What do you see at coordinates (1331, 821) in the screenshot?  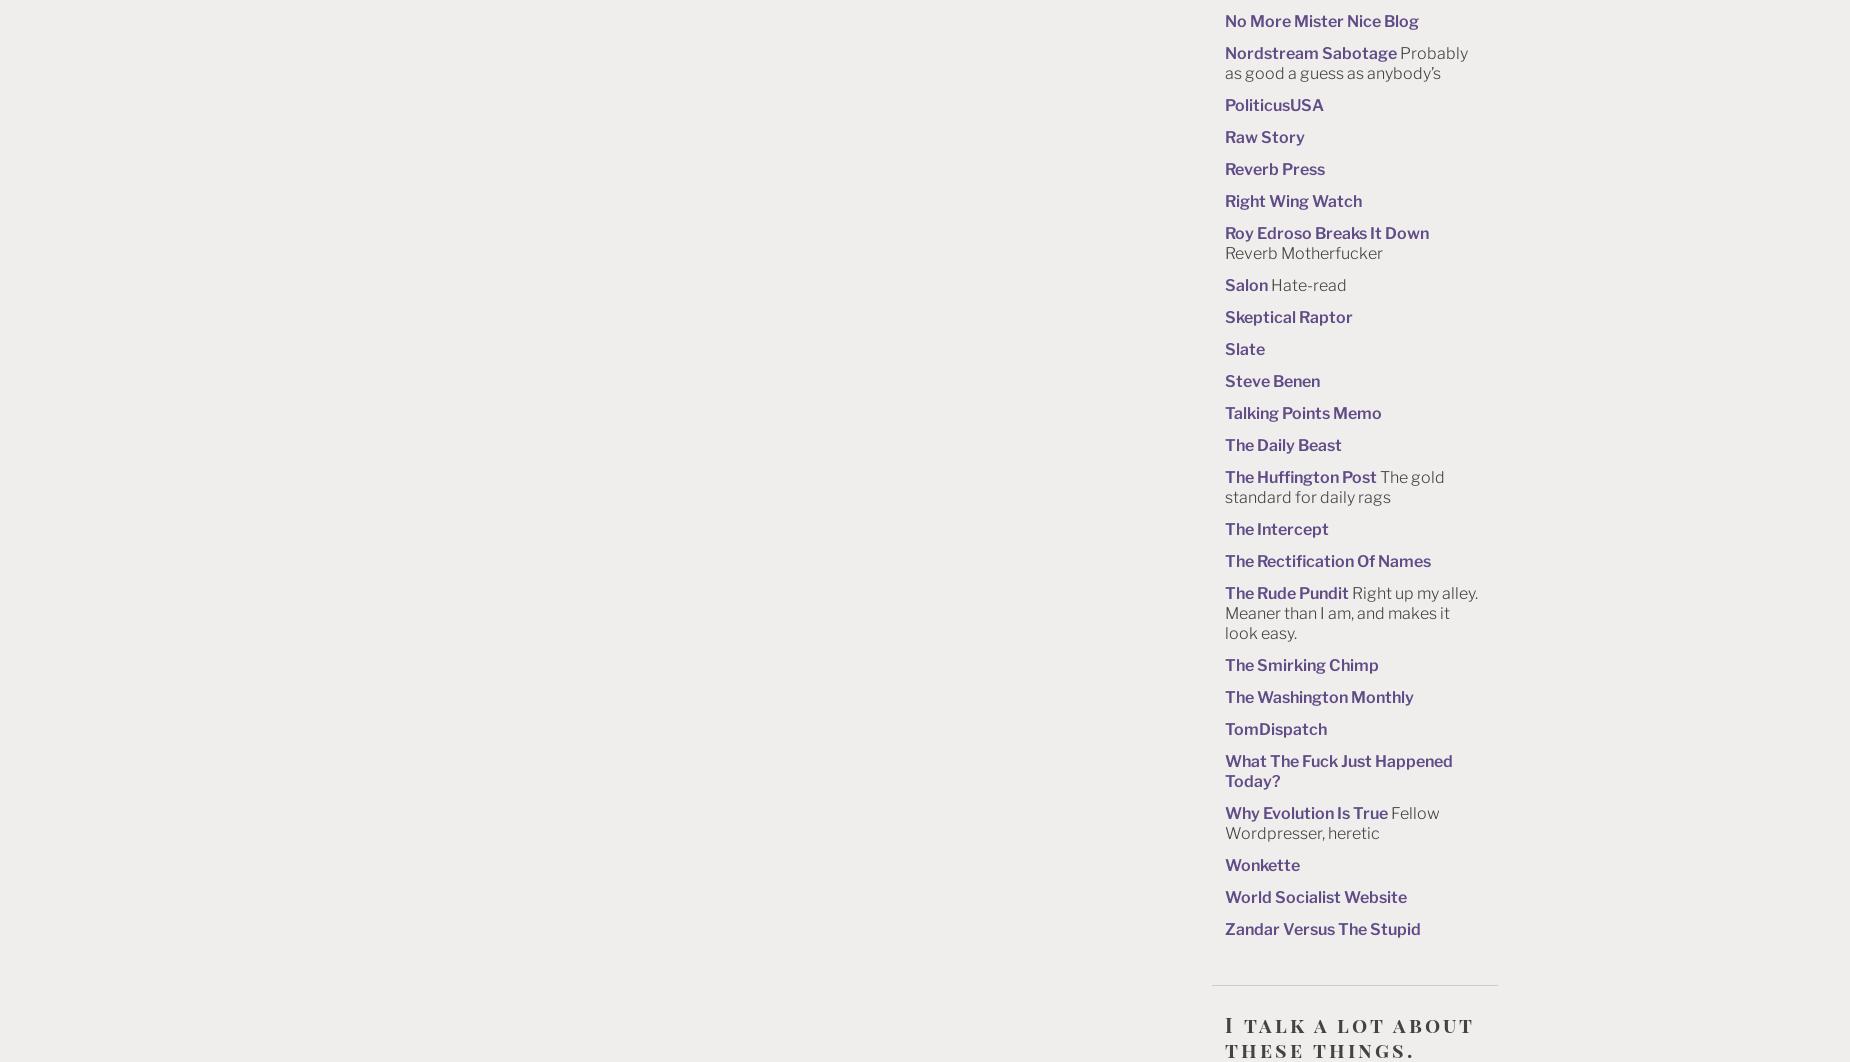 I see `'Fellow Wordpresser, heretic'` at bounding box center [1331, 821].